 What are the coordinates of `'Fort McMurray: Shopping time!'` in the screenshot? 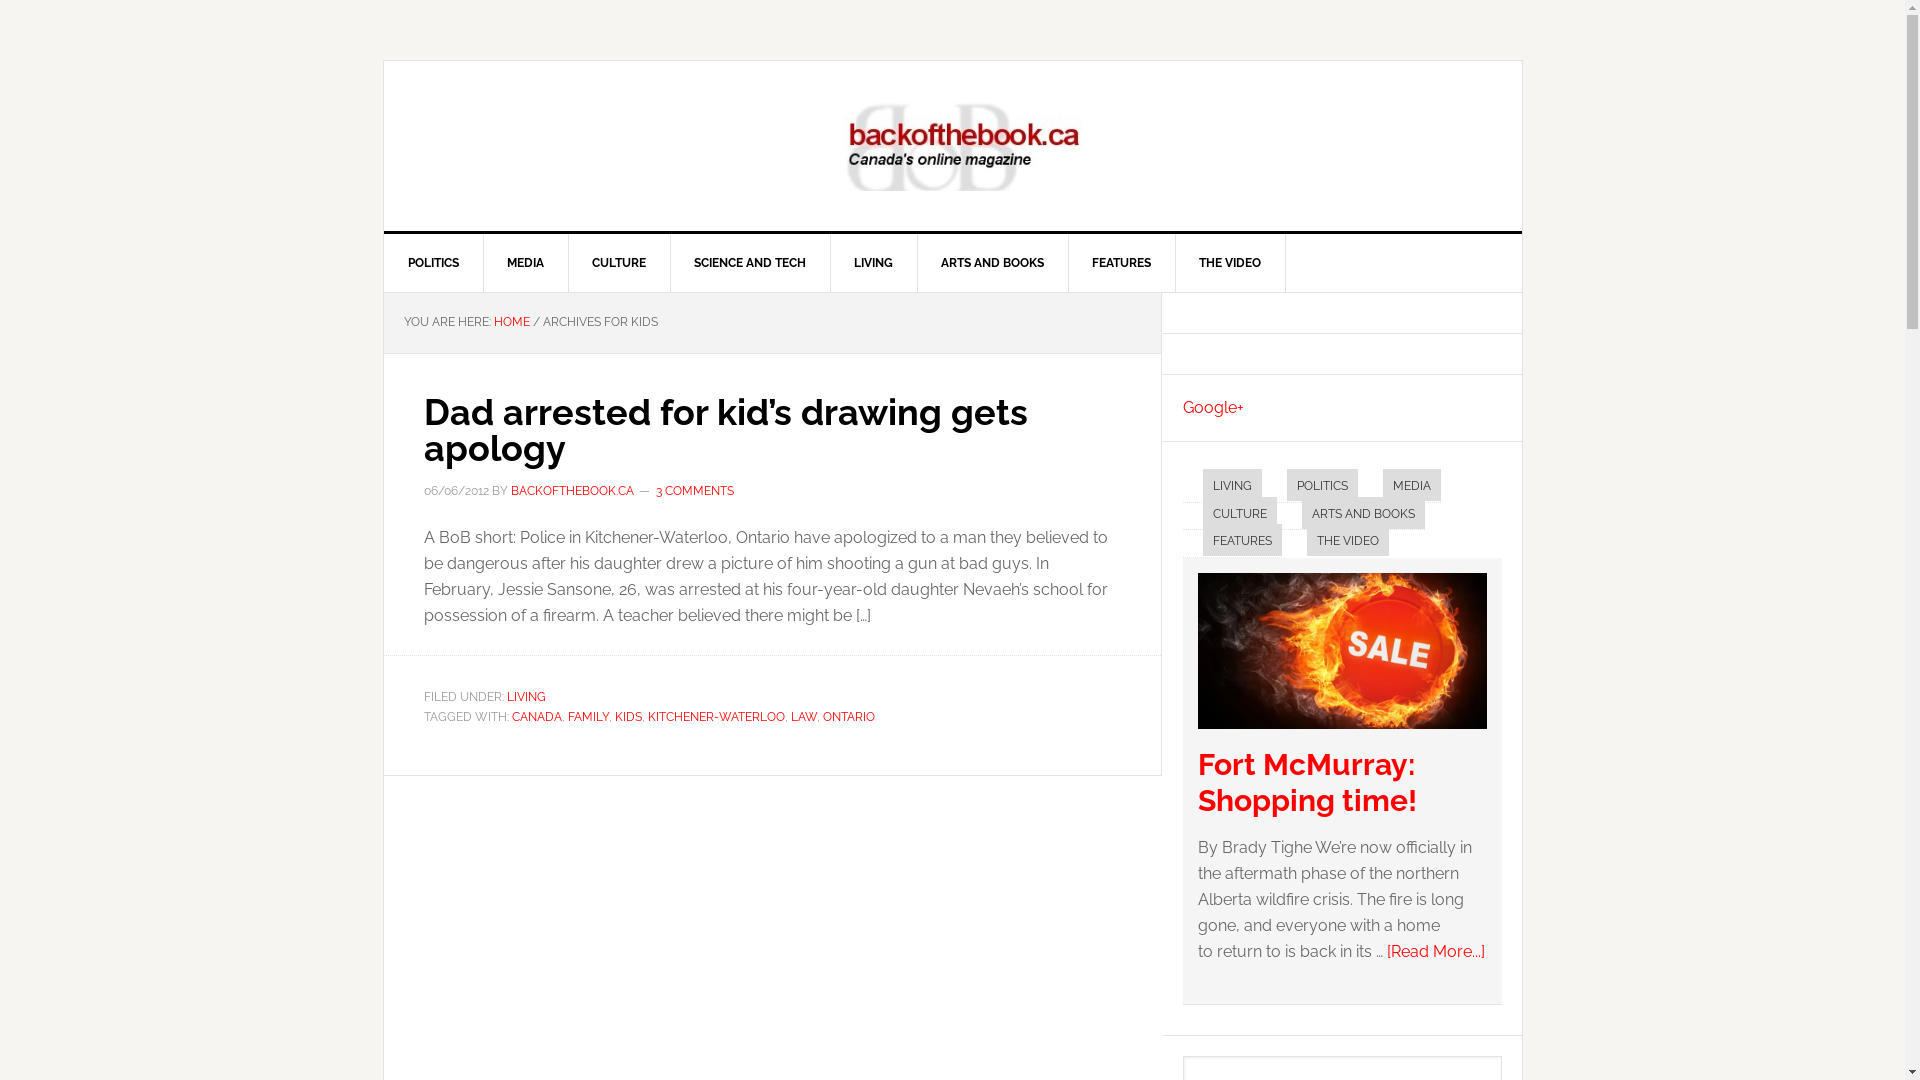 It's located at (1307, 781).